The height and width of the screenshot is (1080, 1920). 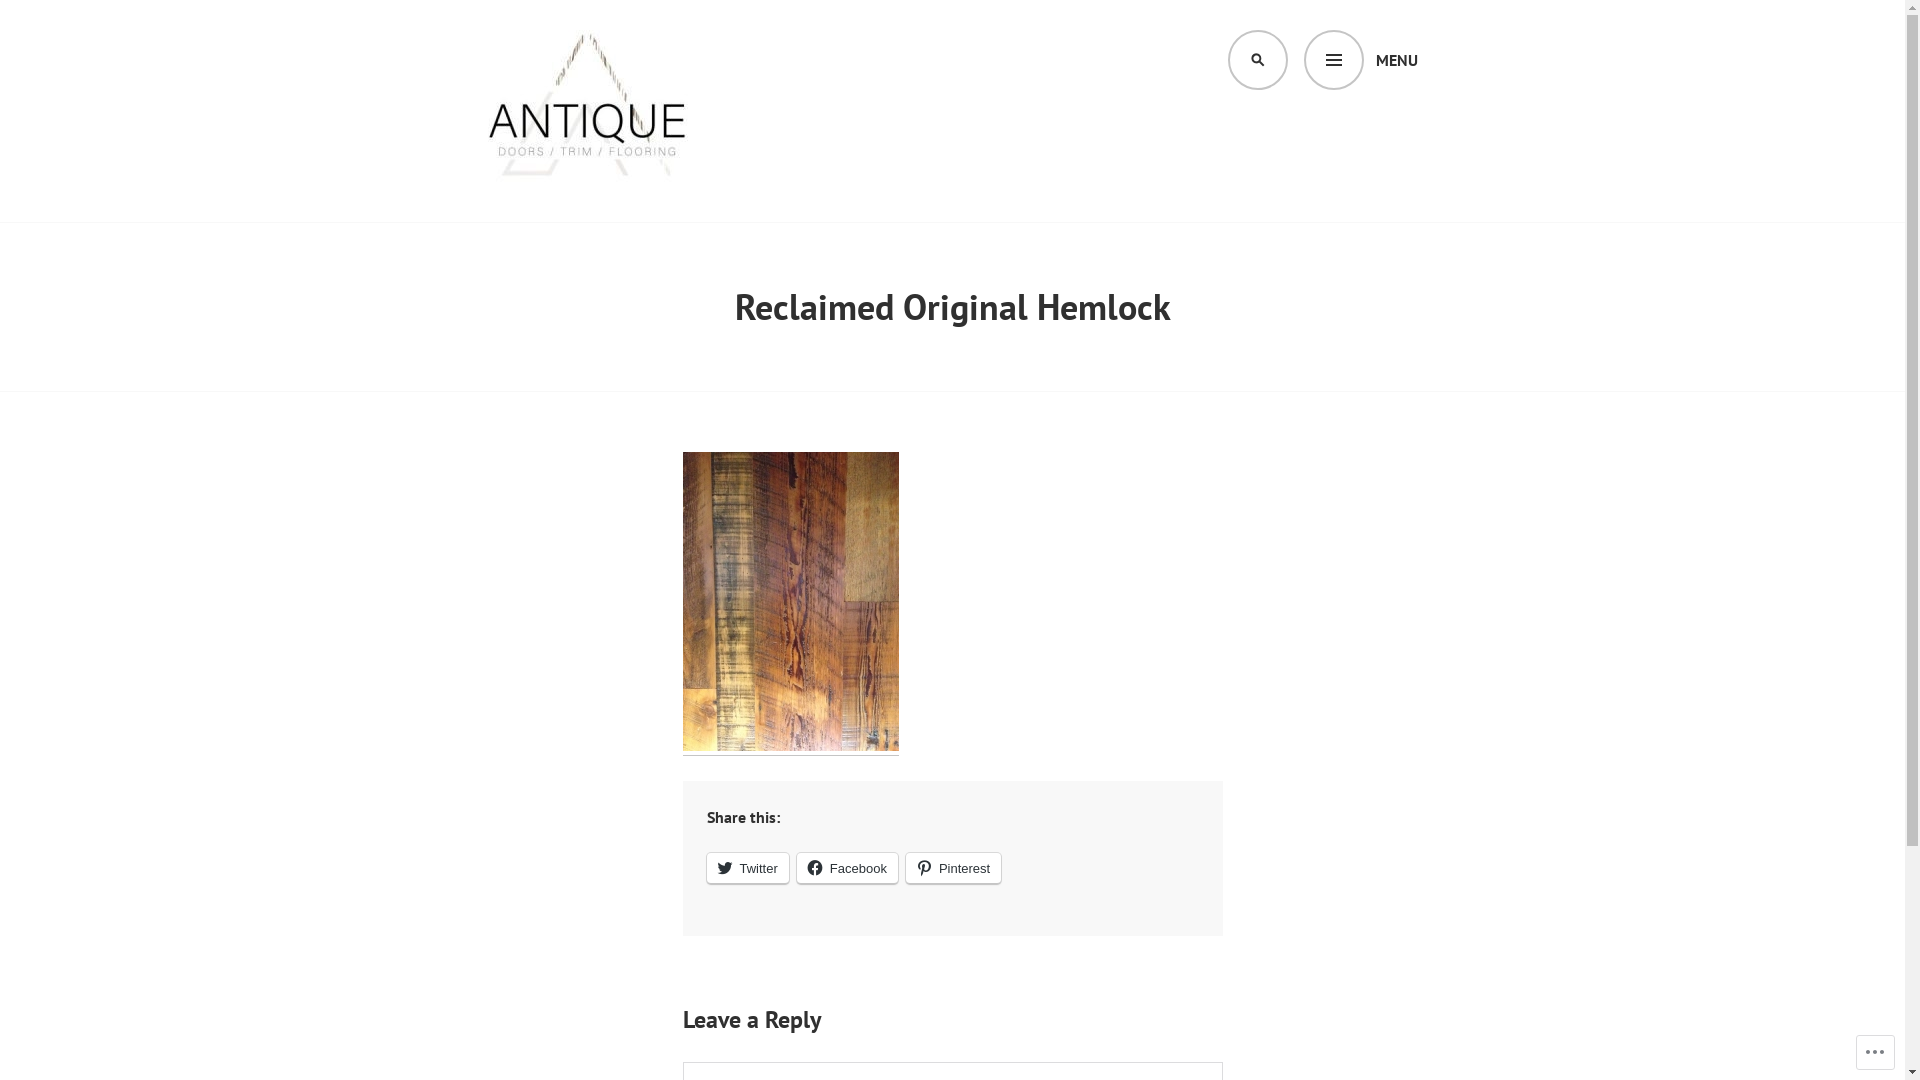 I want to click on 'Twitter', so click(x=746, y=867).